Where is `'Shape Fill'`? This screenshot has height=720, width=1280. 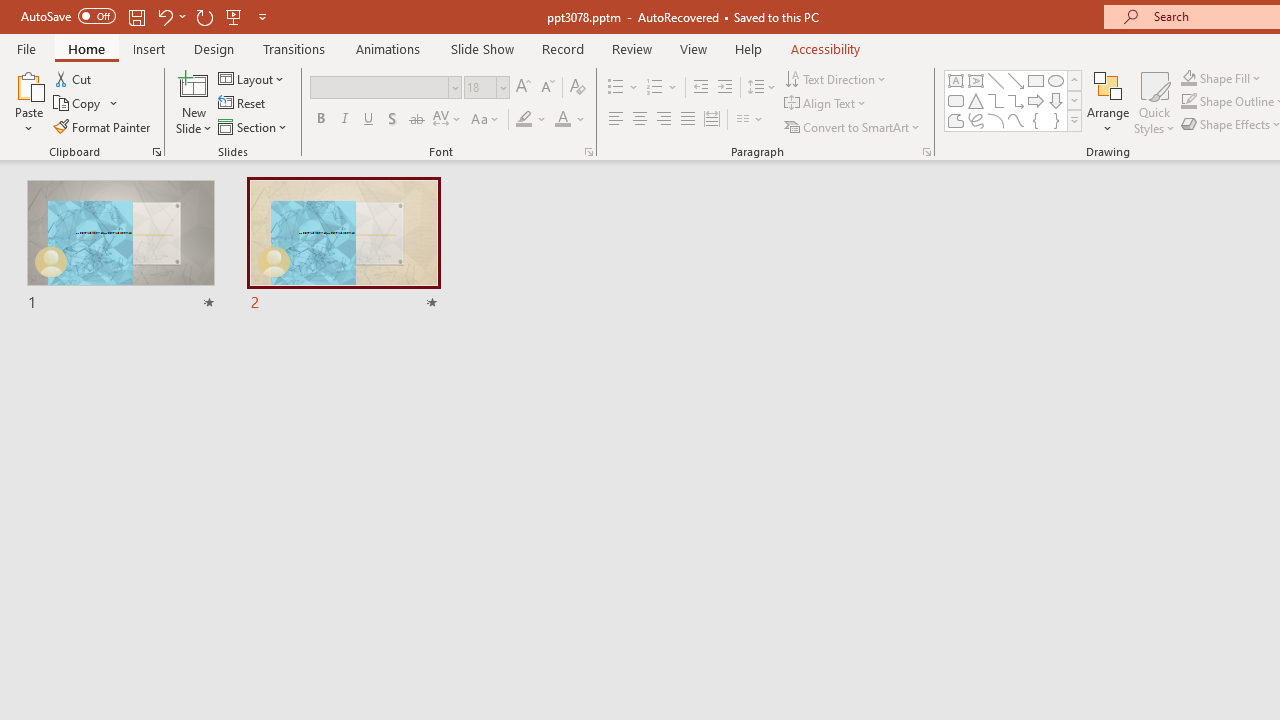 'Shape Fill' is located at coordinates (1220, 77).